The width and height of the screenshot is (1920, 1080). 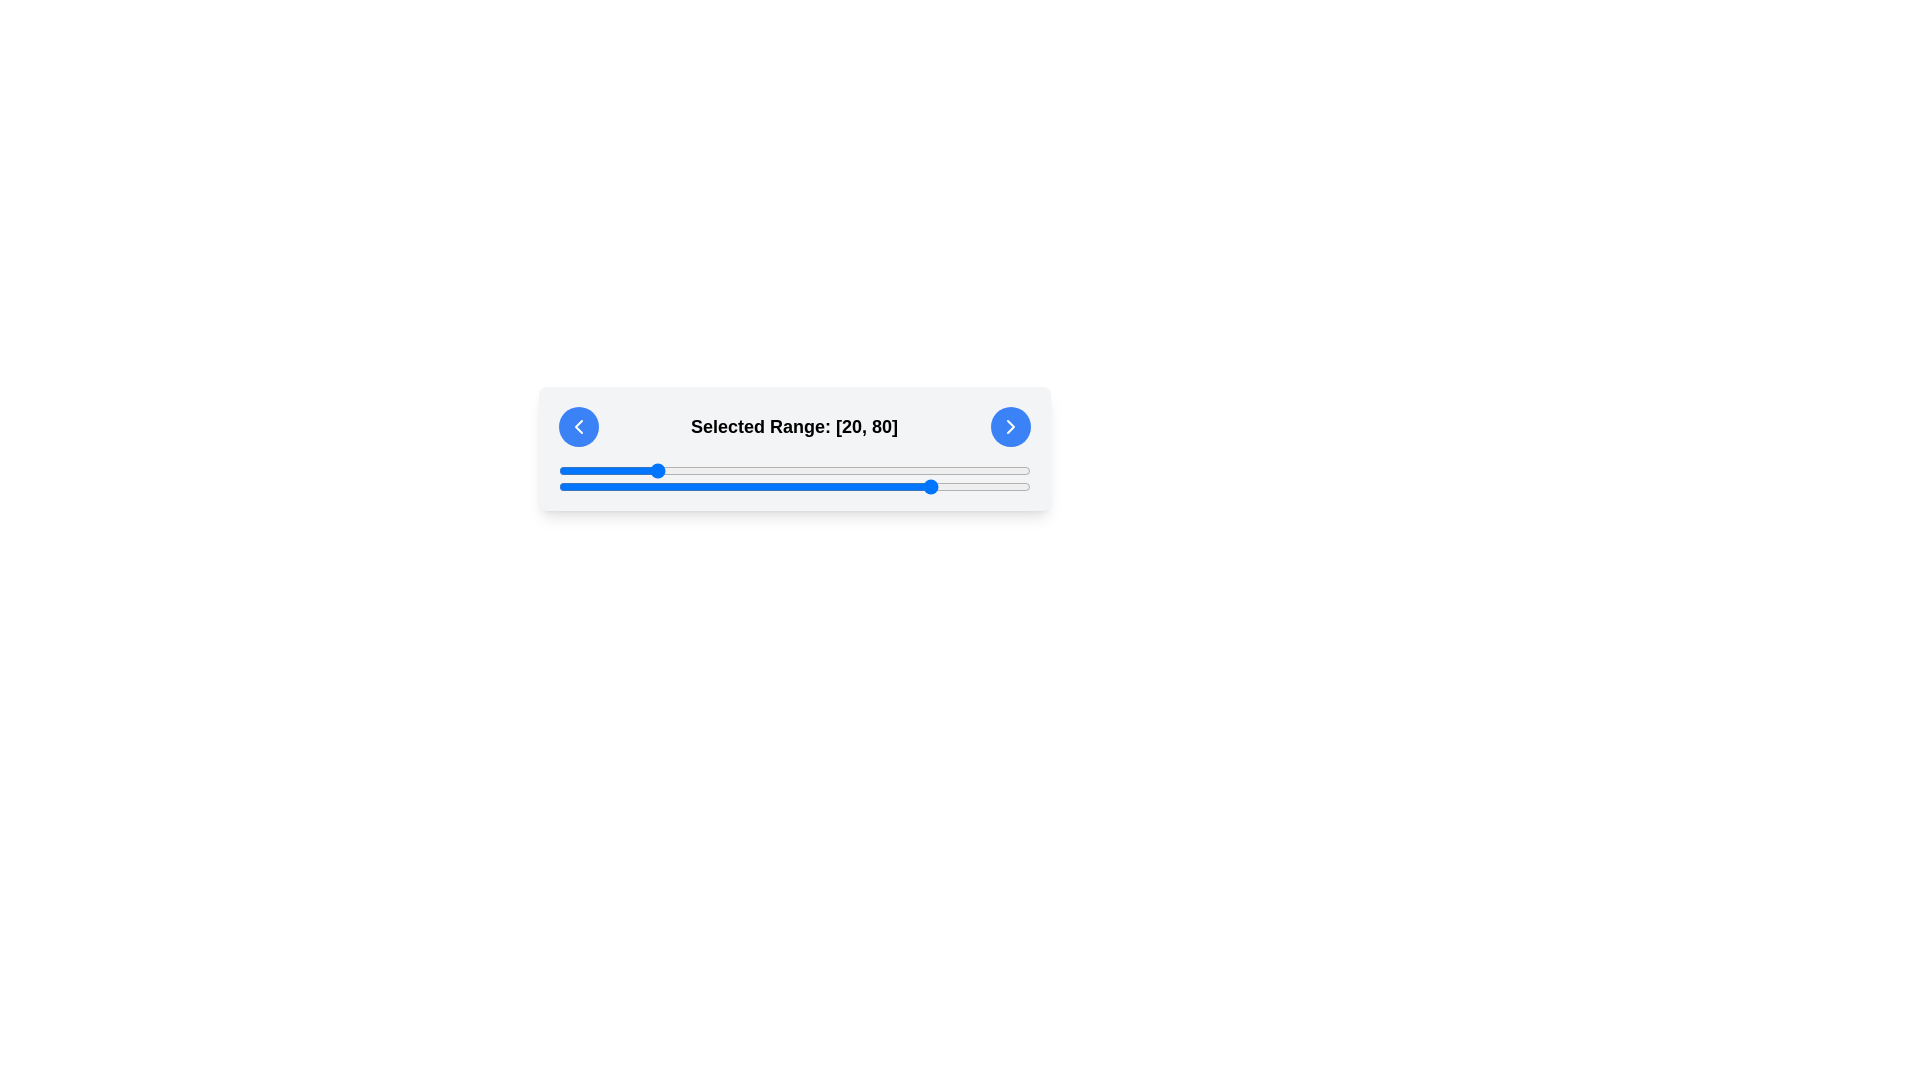 I want to click on slider value, so click(x=585, y=470).